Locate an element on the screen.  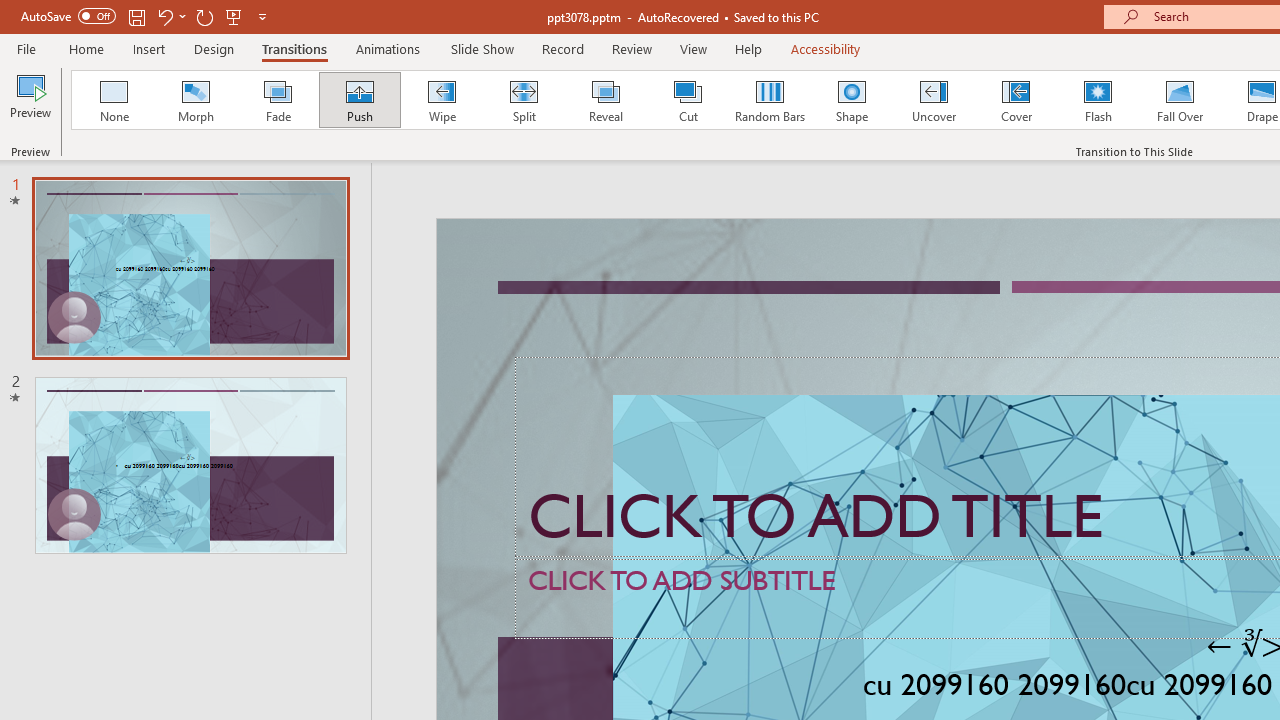
'Split' is located at coordinates (523, 100).